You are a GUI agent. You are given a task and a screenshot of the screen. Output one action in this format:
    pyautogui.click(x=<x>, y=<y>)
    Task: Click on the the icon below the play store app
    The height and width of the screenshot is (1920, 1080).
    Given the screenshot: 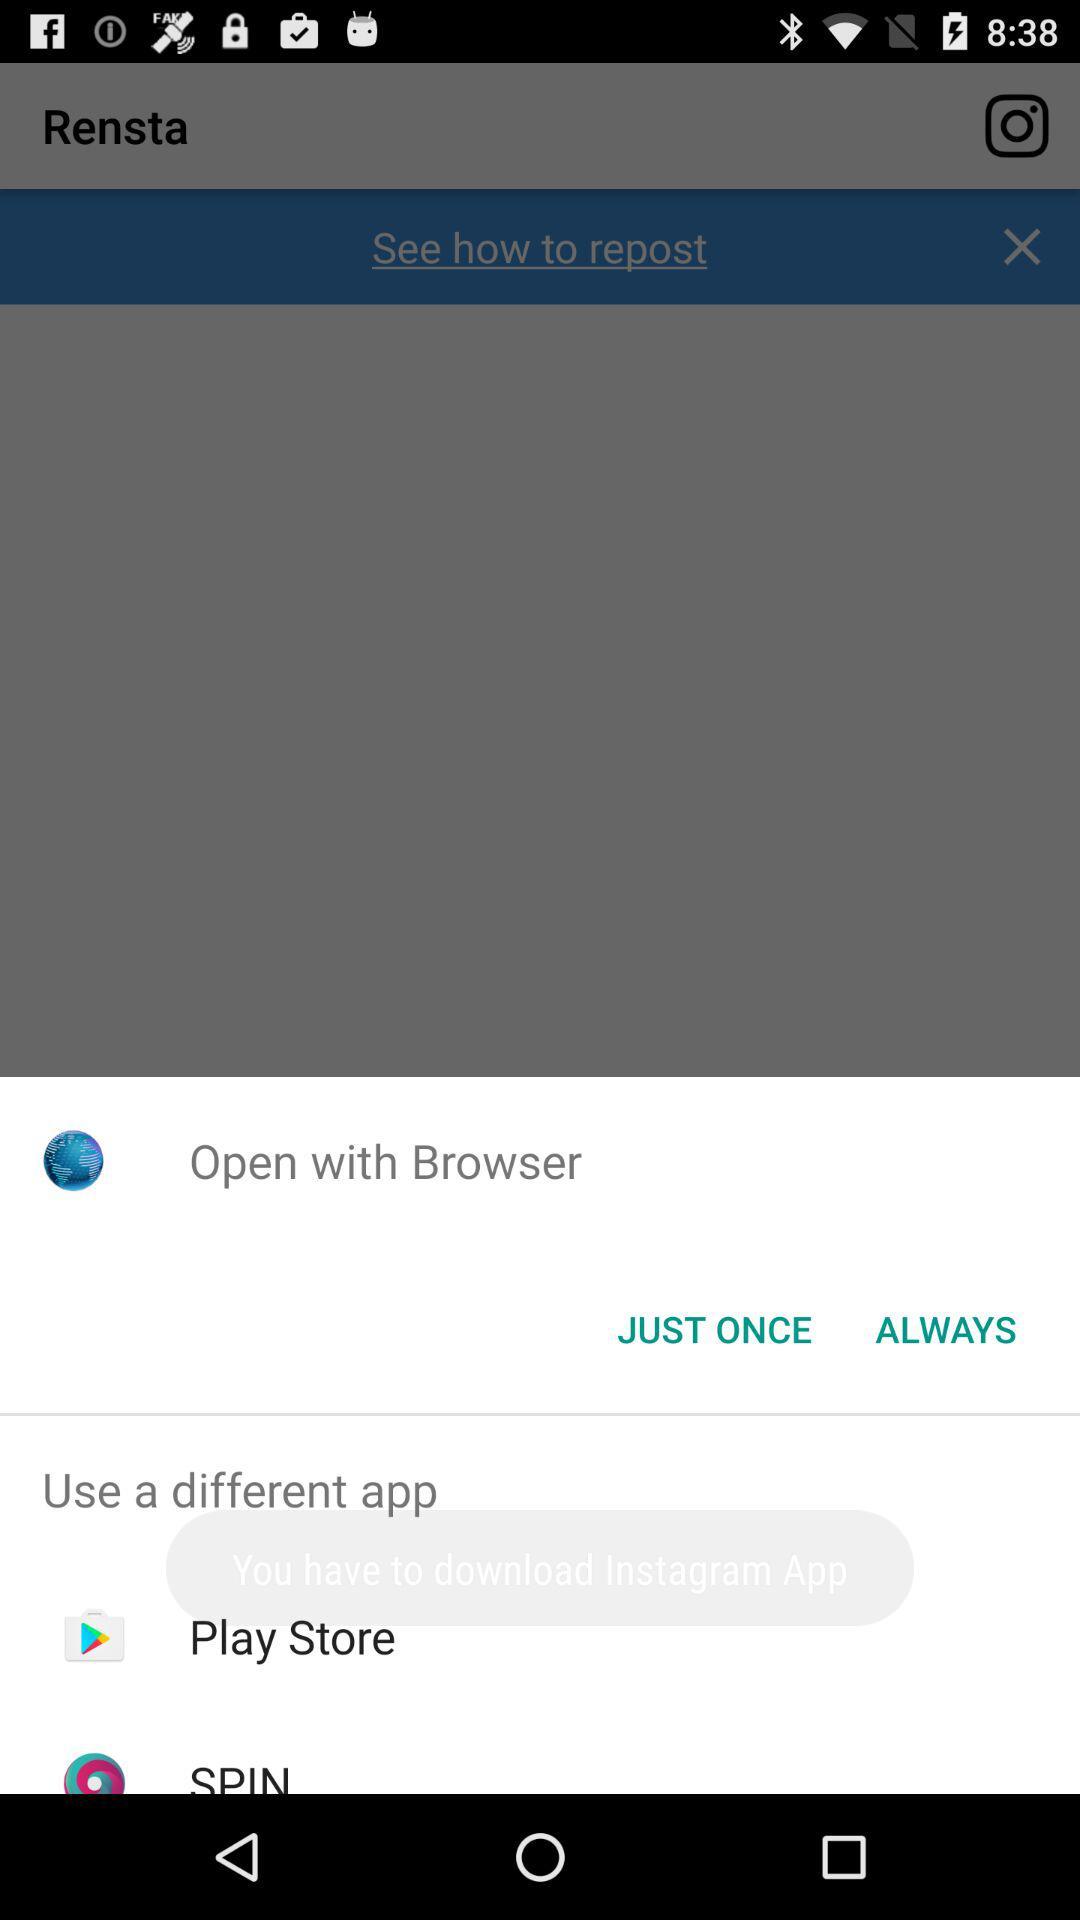 What is the action you would take?
    pyautogui.click(x=239, y=1772)
    